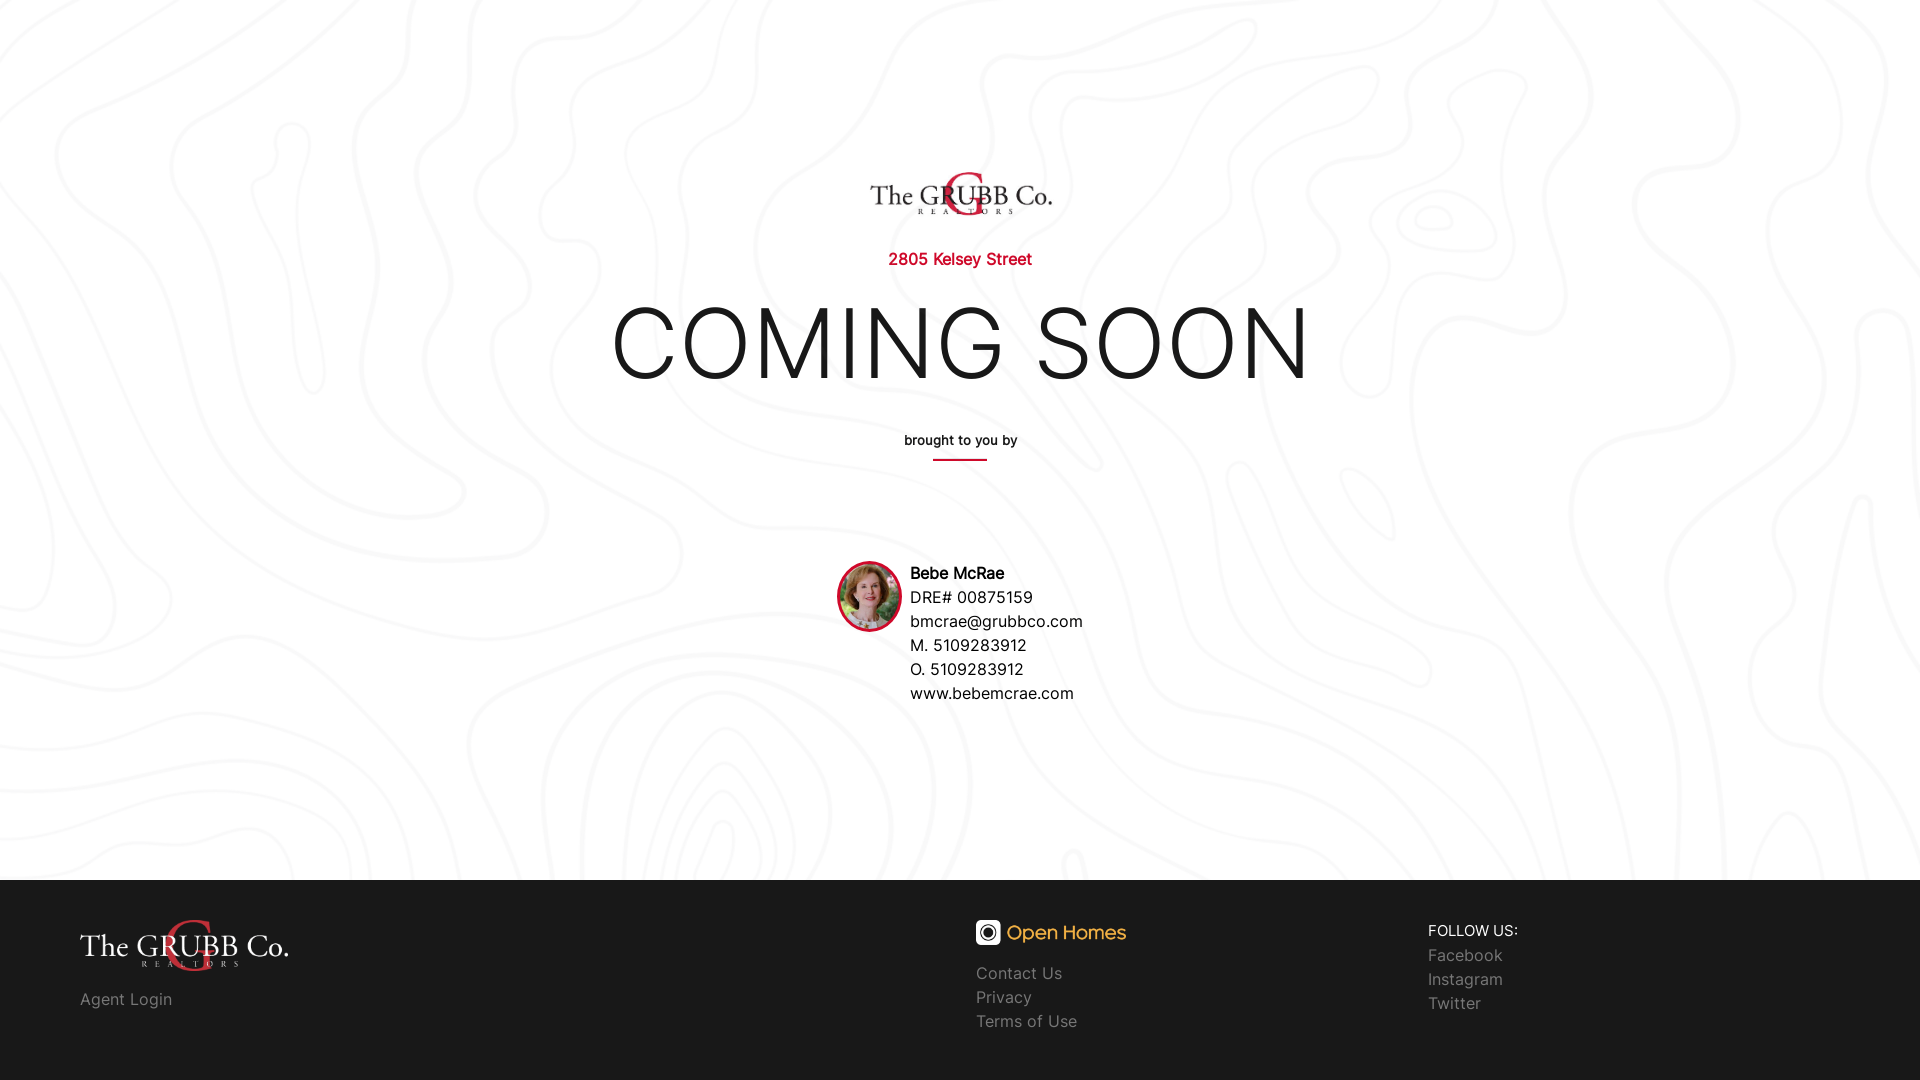 Image resolution: width=1920 pixels, height=1080 pixels. I want to click on 'Agent Login', so click(80, 999).